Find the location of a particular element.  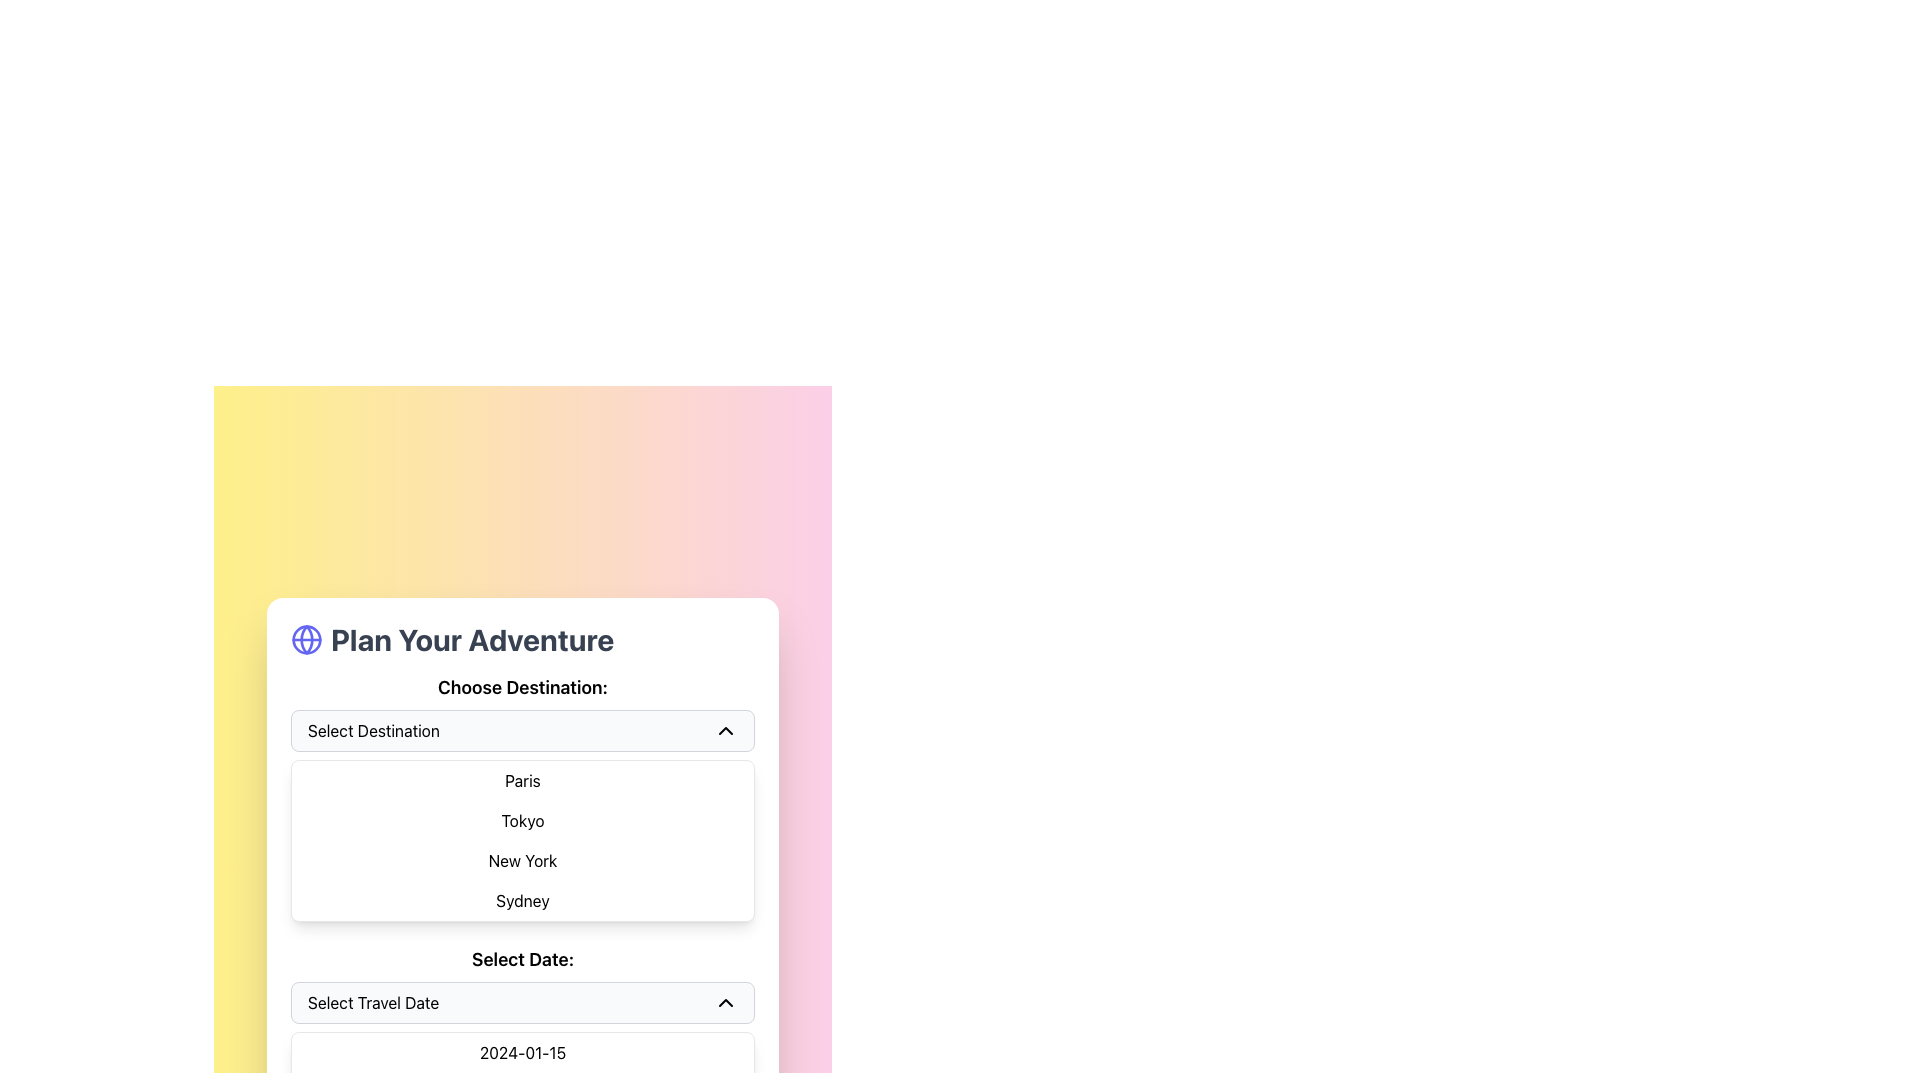

the dropdown menu list item containing city names such as Paris, Tokyo, New York, or Sydney is located at coordinates (523, 840).